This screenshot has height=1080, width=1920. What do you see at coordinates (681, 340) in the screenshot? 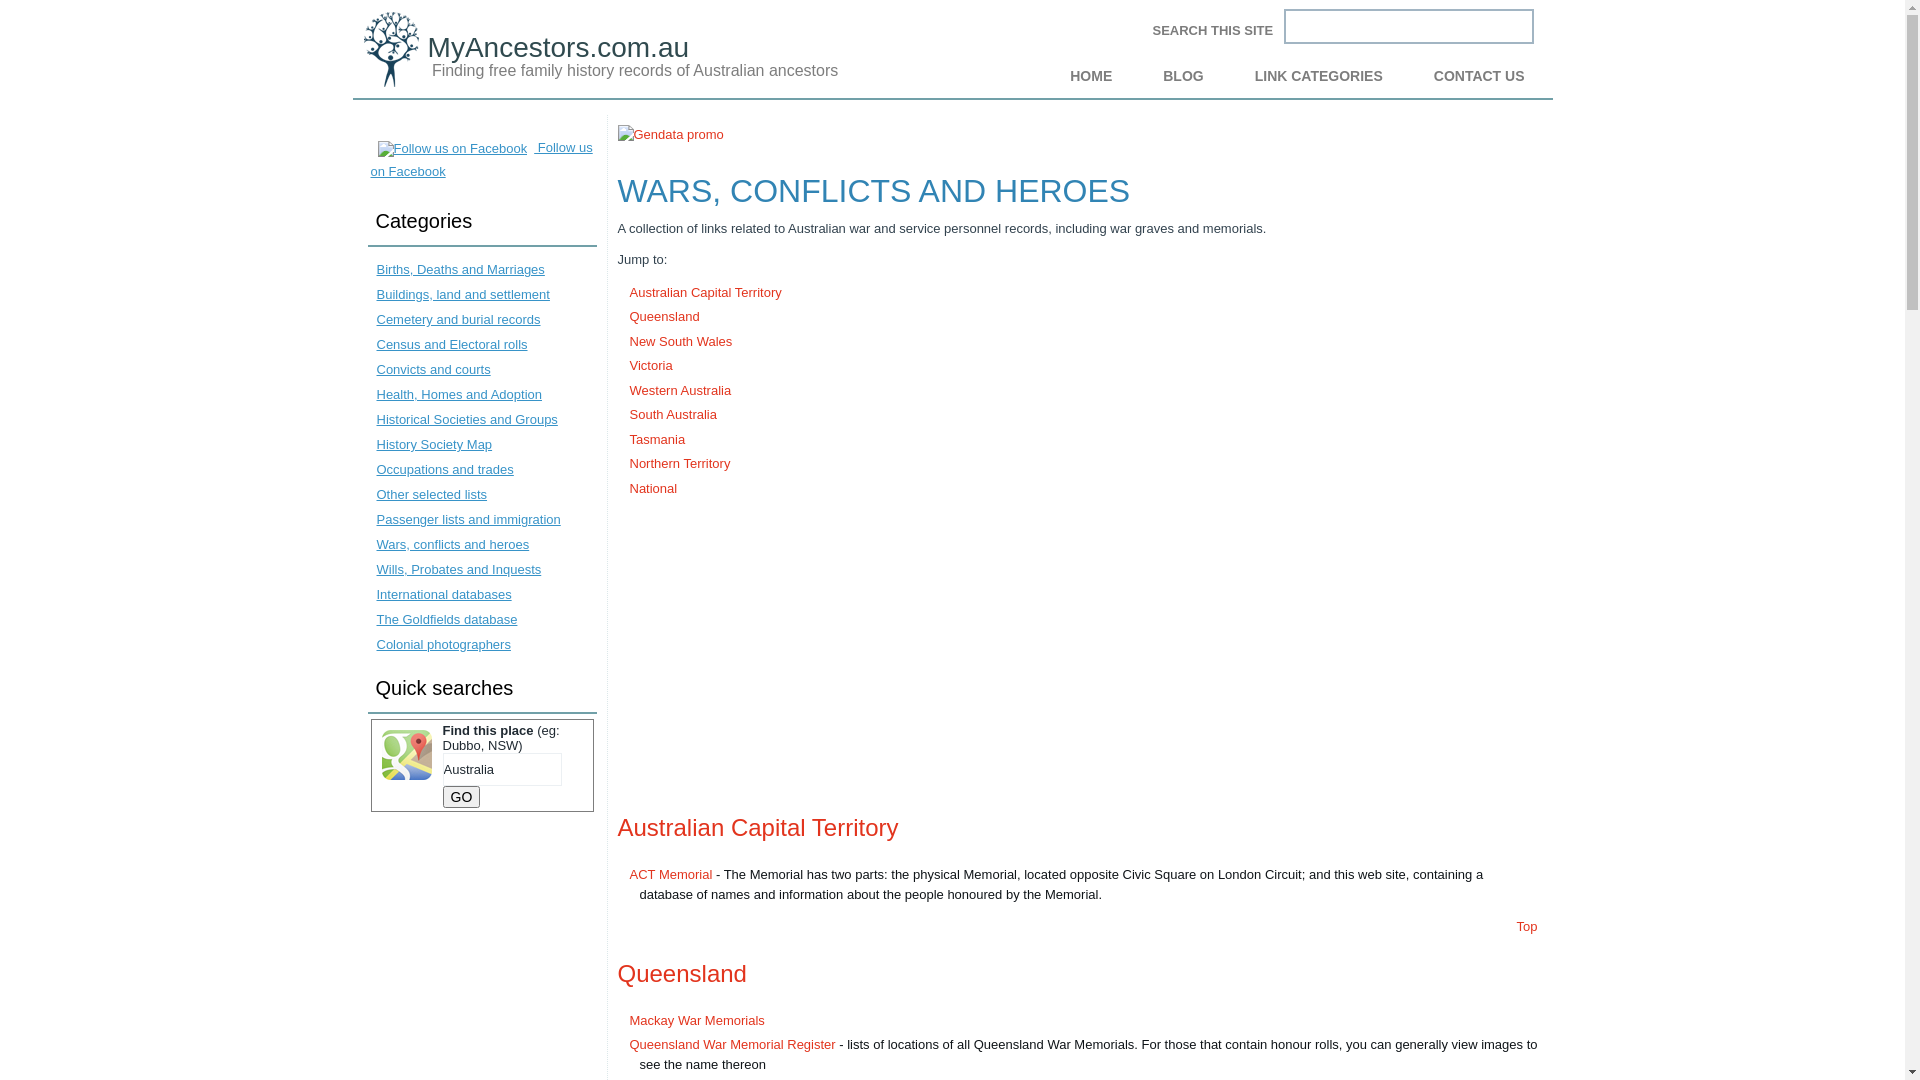
I see `'New South Wales'` at bounding box center [681, 340].